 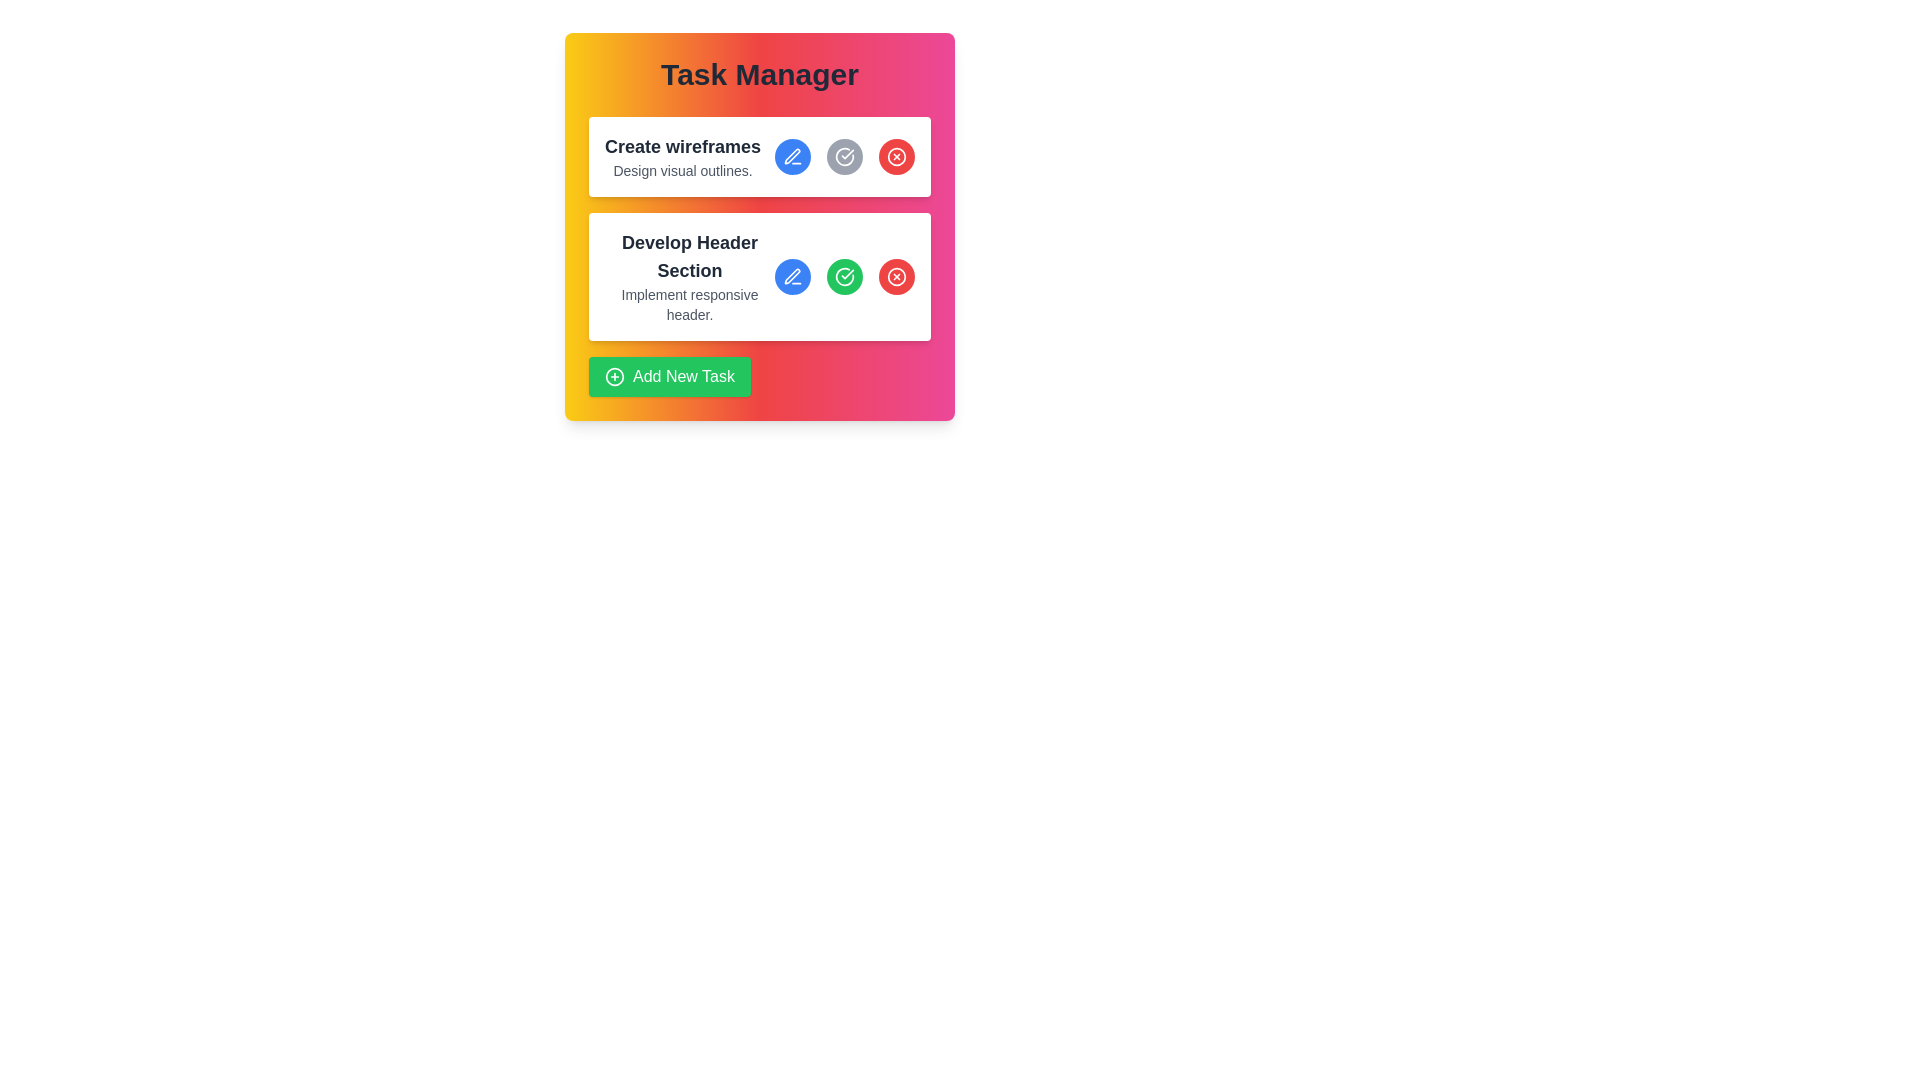 I want to click on the Icon Button resembling a pen, which is styled with a blue circular background and white pen graphic, located in the first task card labeled 'Create wireframes', so click(x=791, y=156).